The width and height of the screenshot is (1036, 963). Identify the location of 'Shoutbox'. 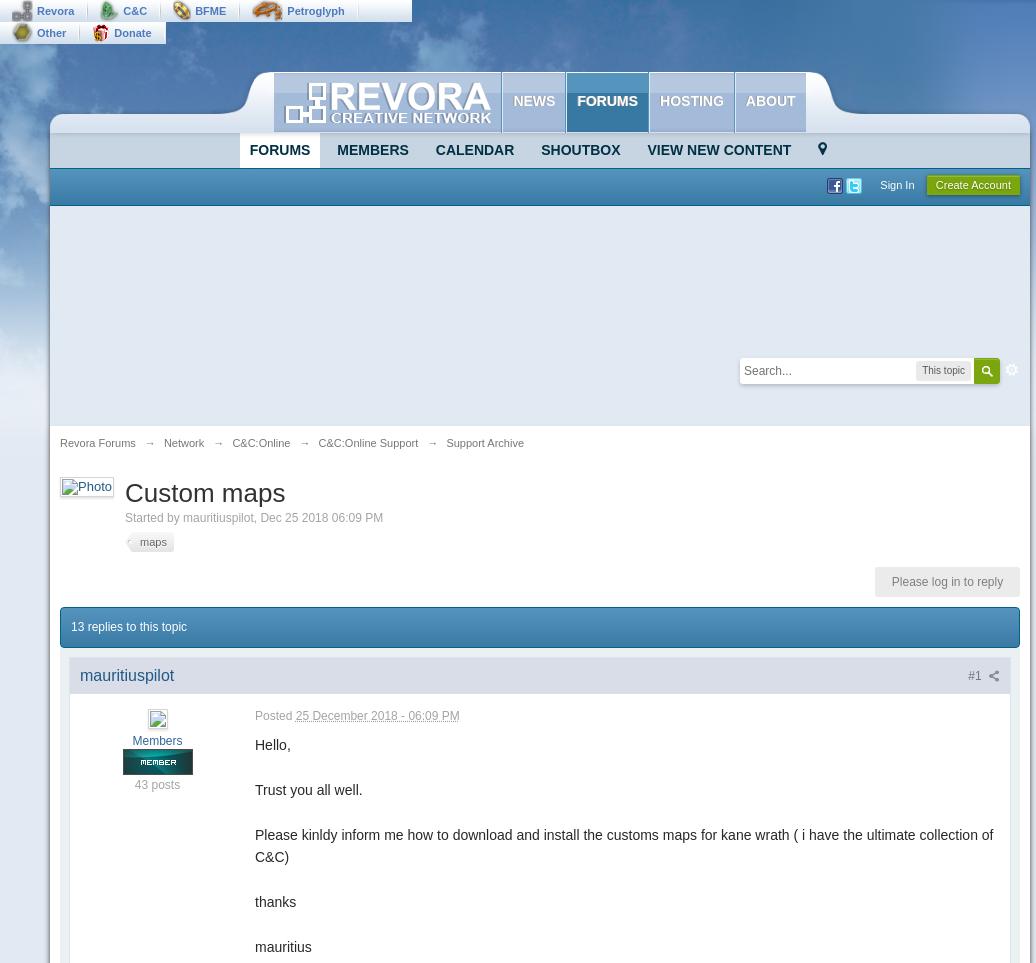
(580, 150).